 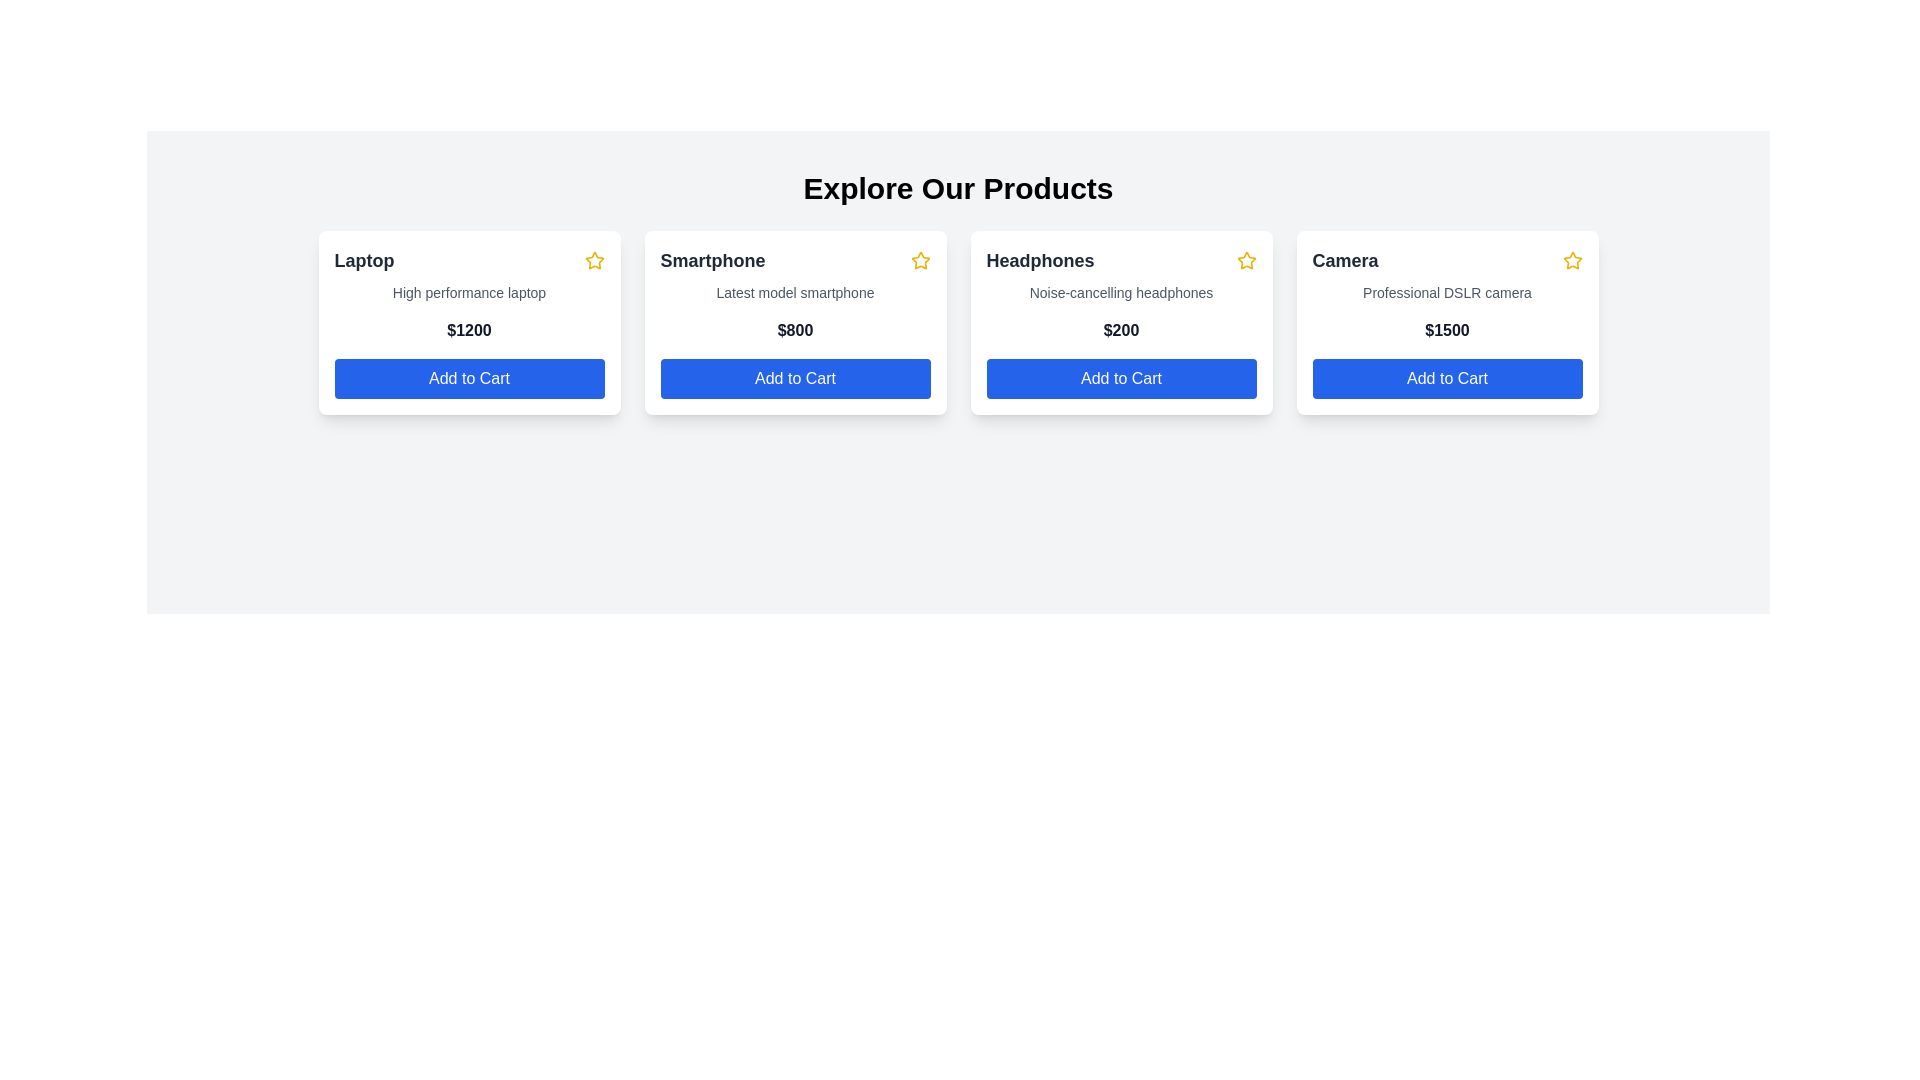 What do you see at coordinates (1447, 322) in the screenshot?
I see `product information from the product card component displaying details about the 'Camera', which is located in the fourth position of the grid layout` at bounding box center [1447, 322].